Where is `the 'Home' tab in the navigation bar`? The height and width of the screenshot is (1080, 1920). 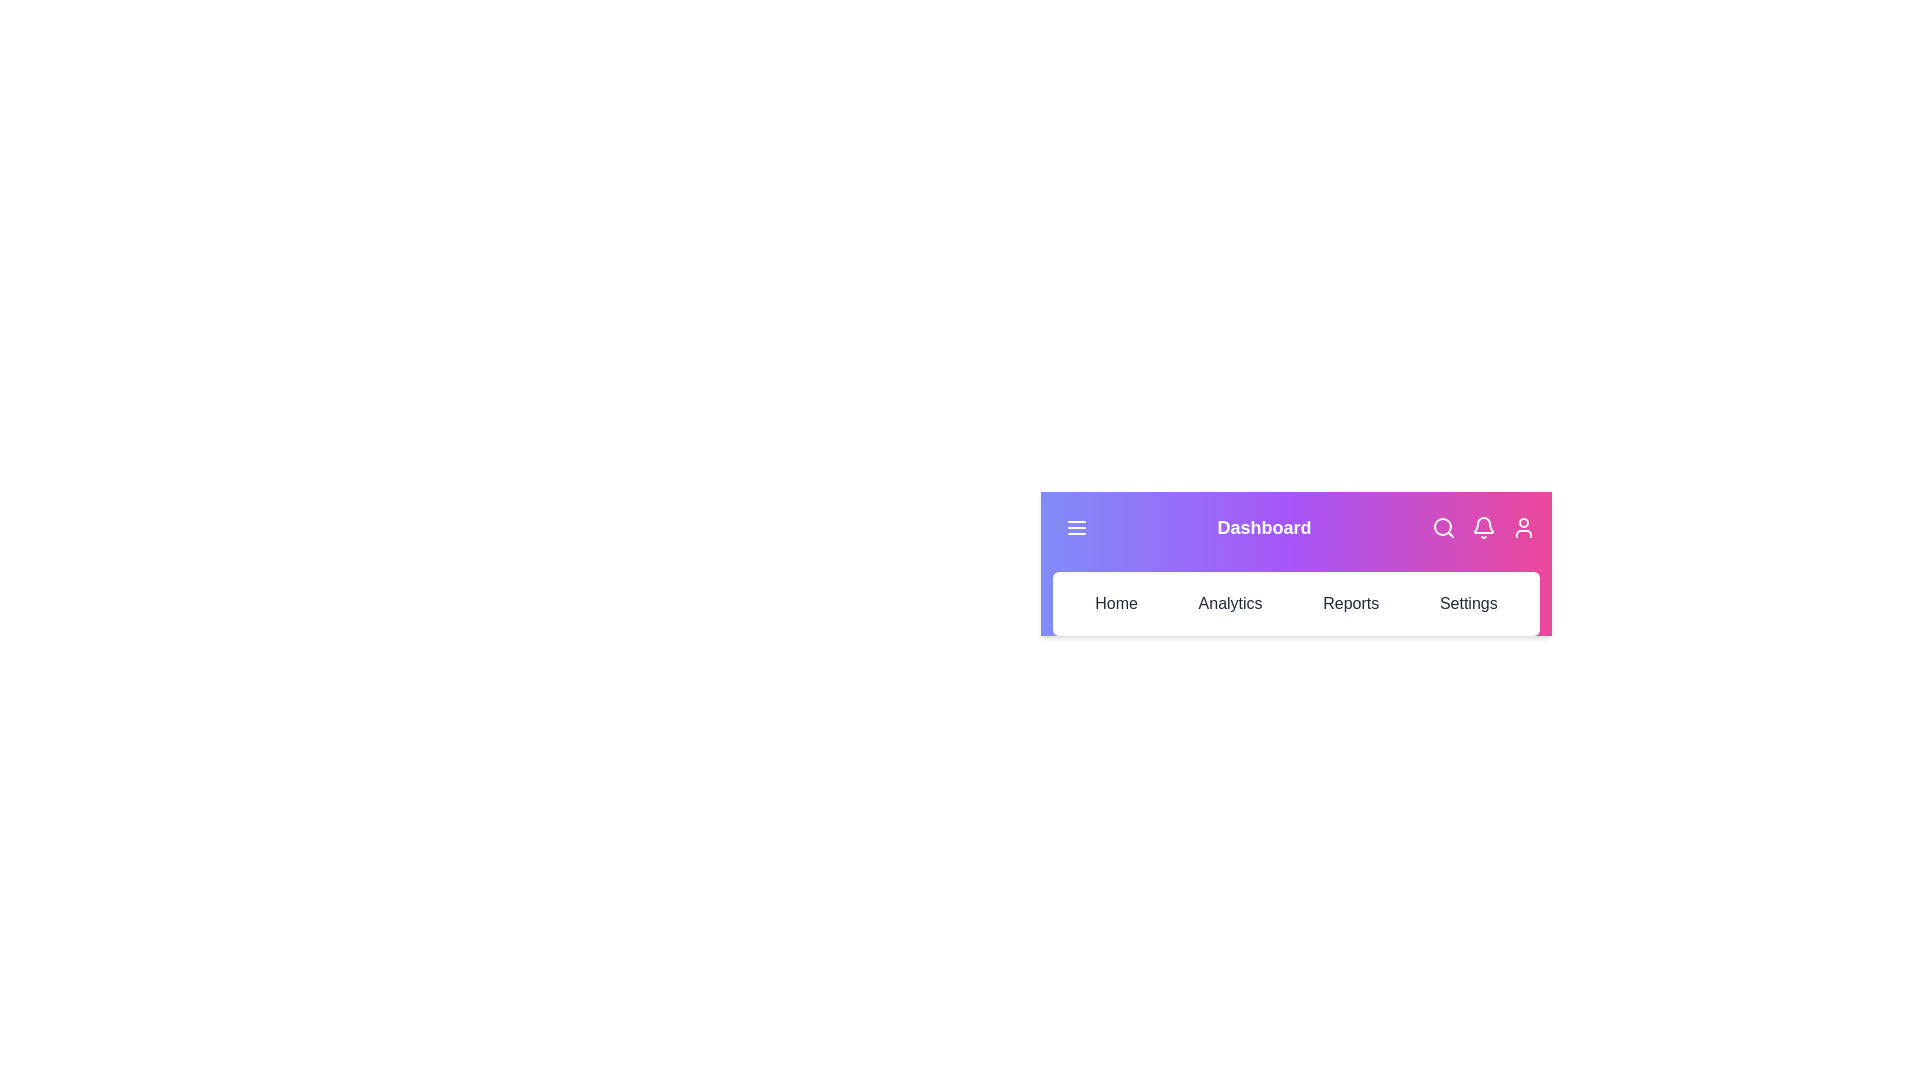 the 'Home' tab in the navigation bar is located at coordinates (1115, 603).